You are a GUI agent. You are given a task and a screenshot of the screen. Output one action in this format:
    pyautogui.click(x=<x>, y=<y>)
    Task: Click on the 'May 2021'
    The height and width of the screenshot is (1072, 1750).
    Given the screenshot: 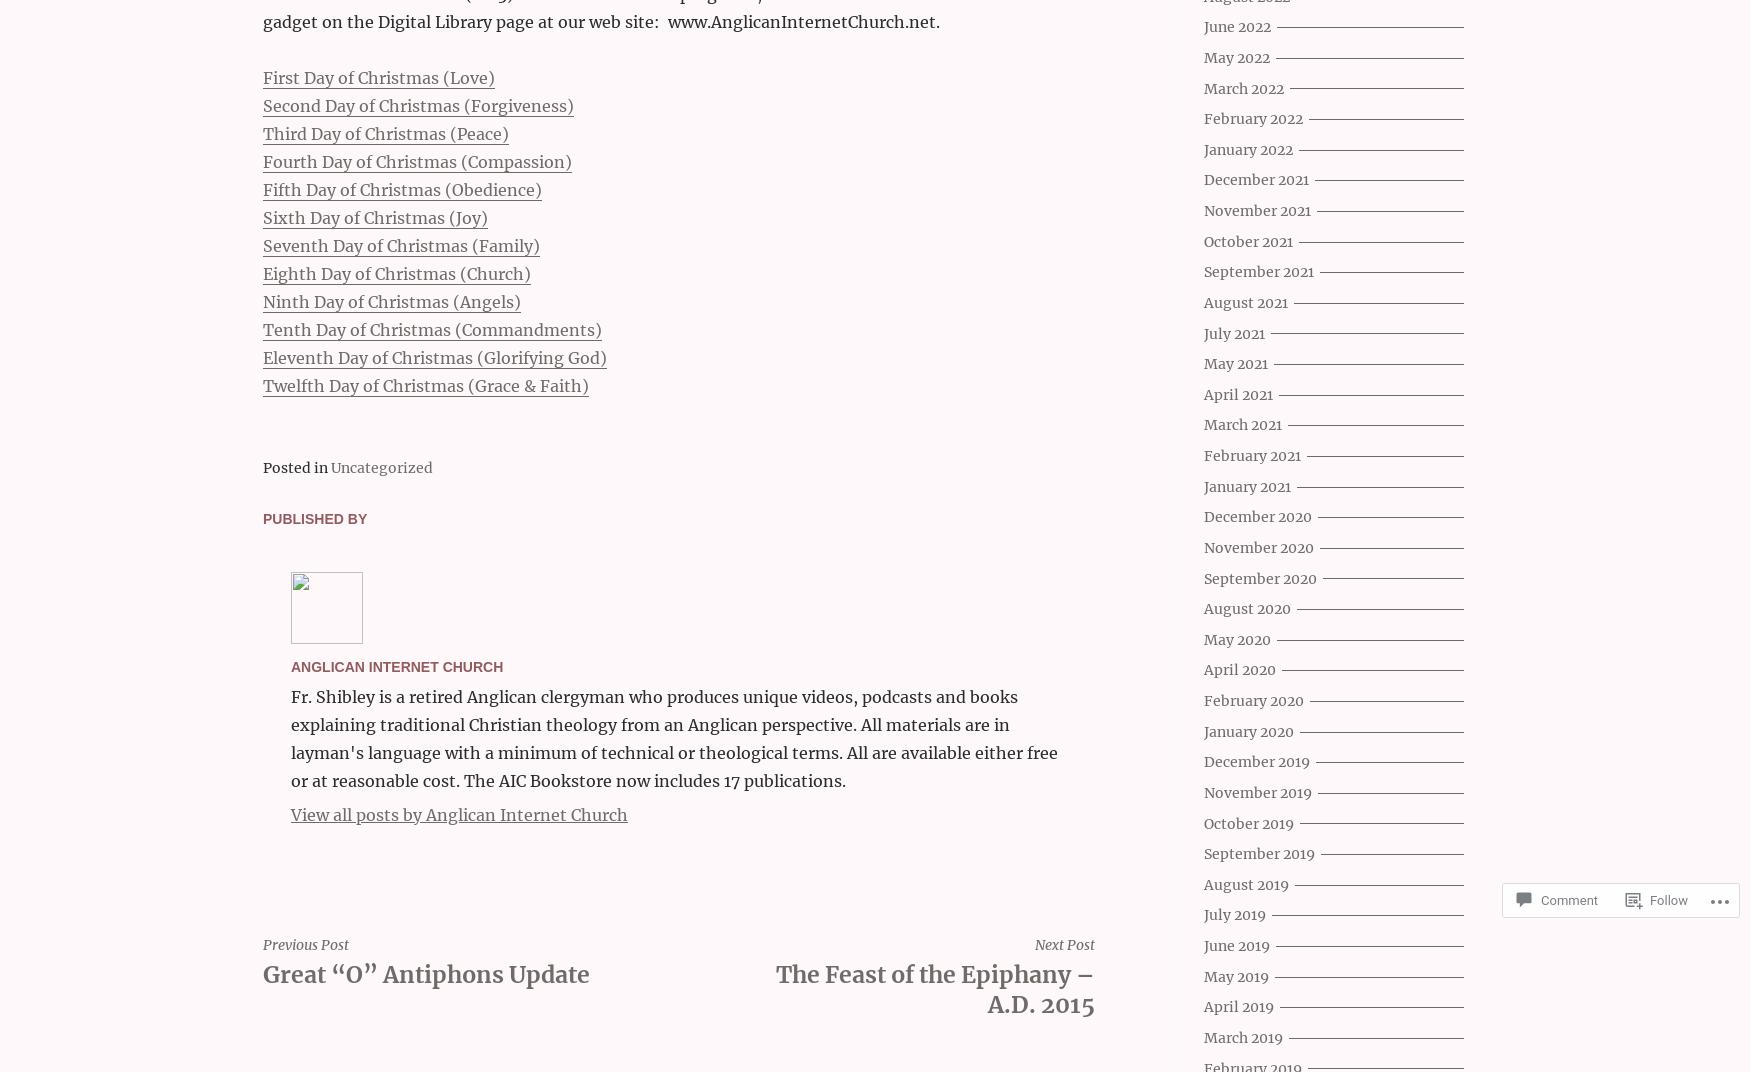 What is the action you would take?
    pyautogui.click(x=1236, y=364)
    